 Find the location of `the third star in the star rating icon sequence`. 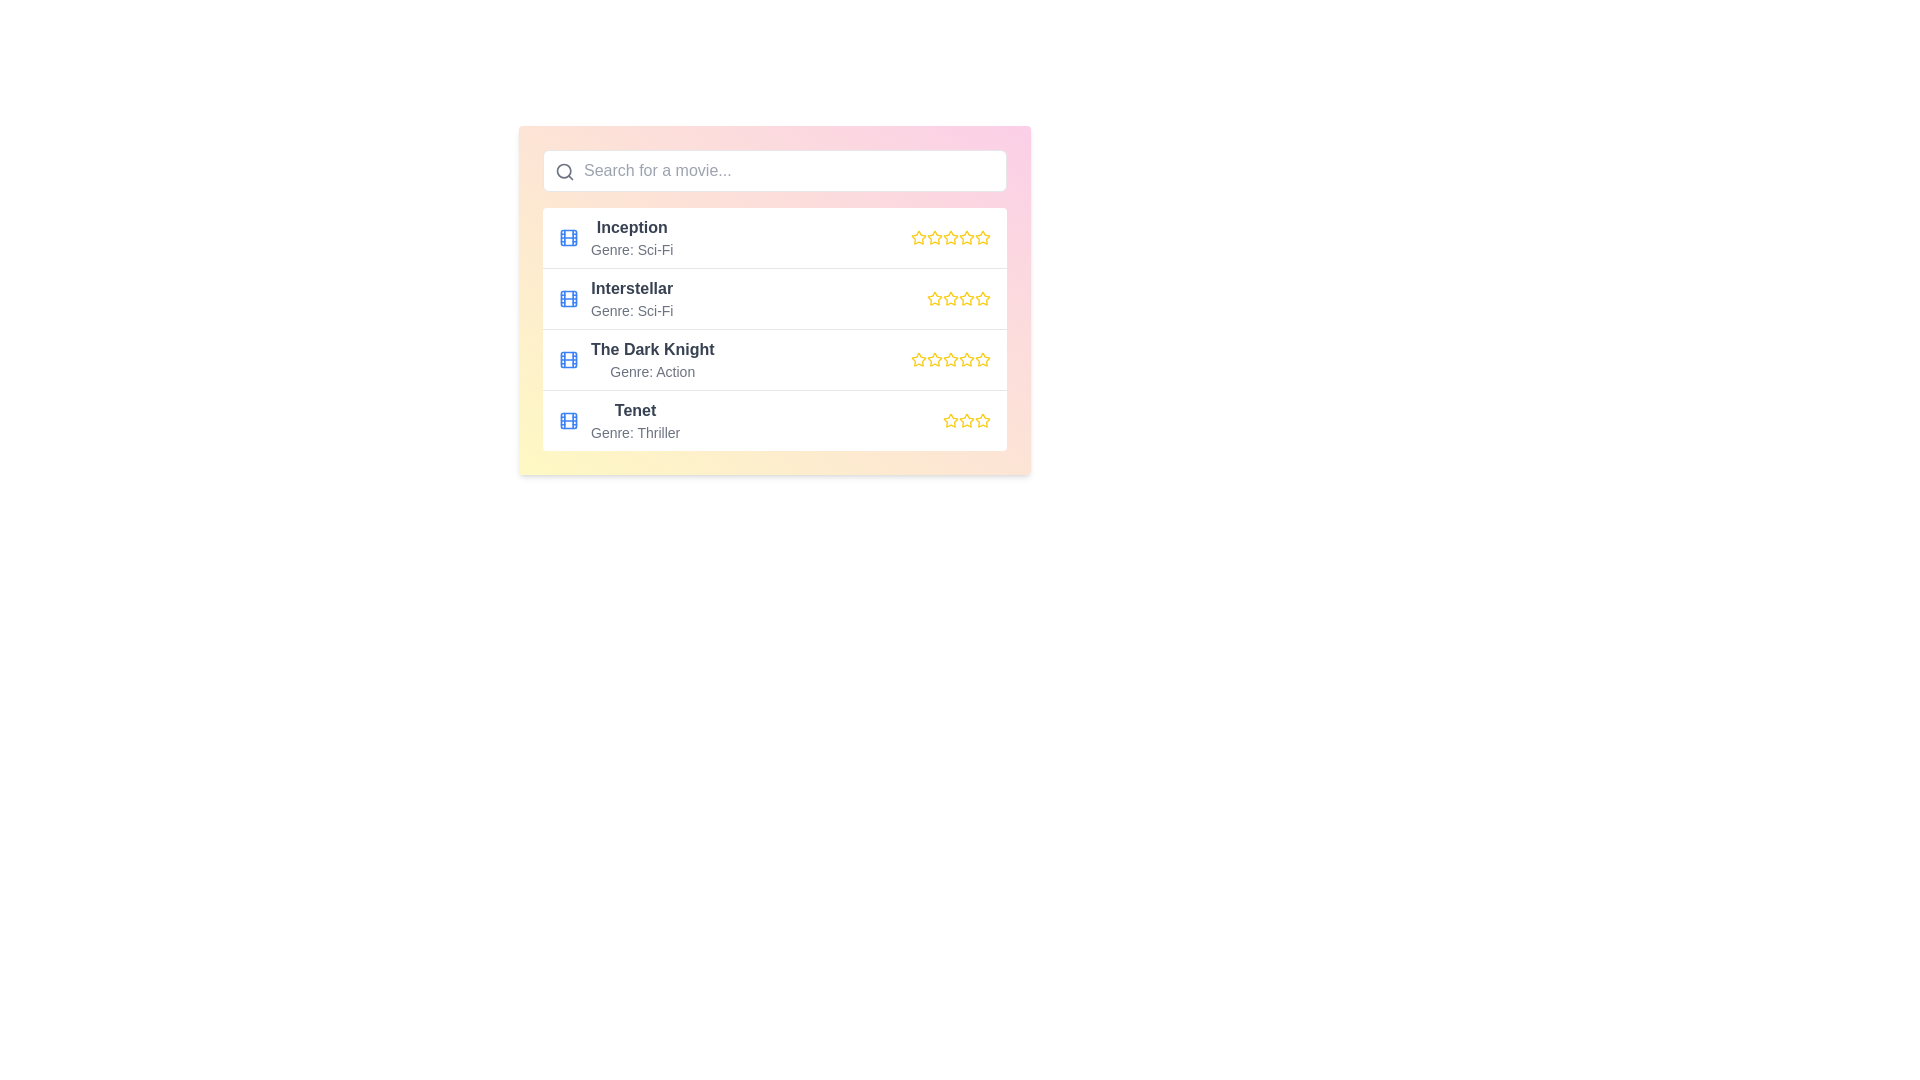

the third star in the star rating icon sequence is located at coordinates (966, 419).